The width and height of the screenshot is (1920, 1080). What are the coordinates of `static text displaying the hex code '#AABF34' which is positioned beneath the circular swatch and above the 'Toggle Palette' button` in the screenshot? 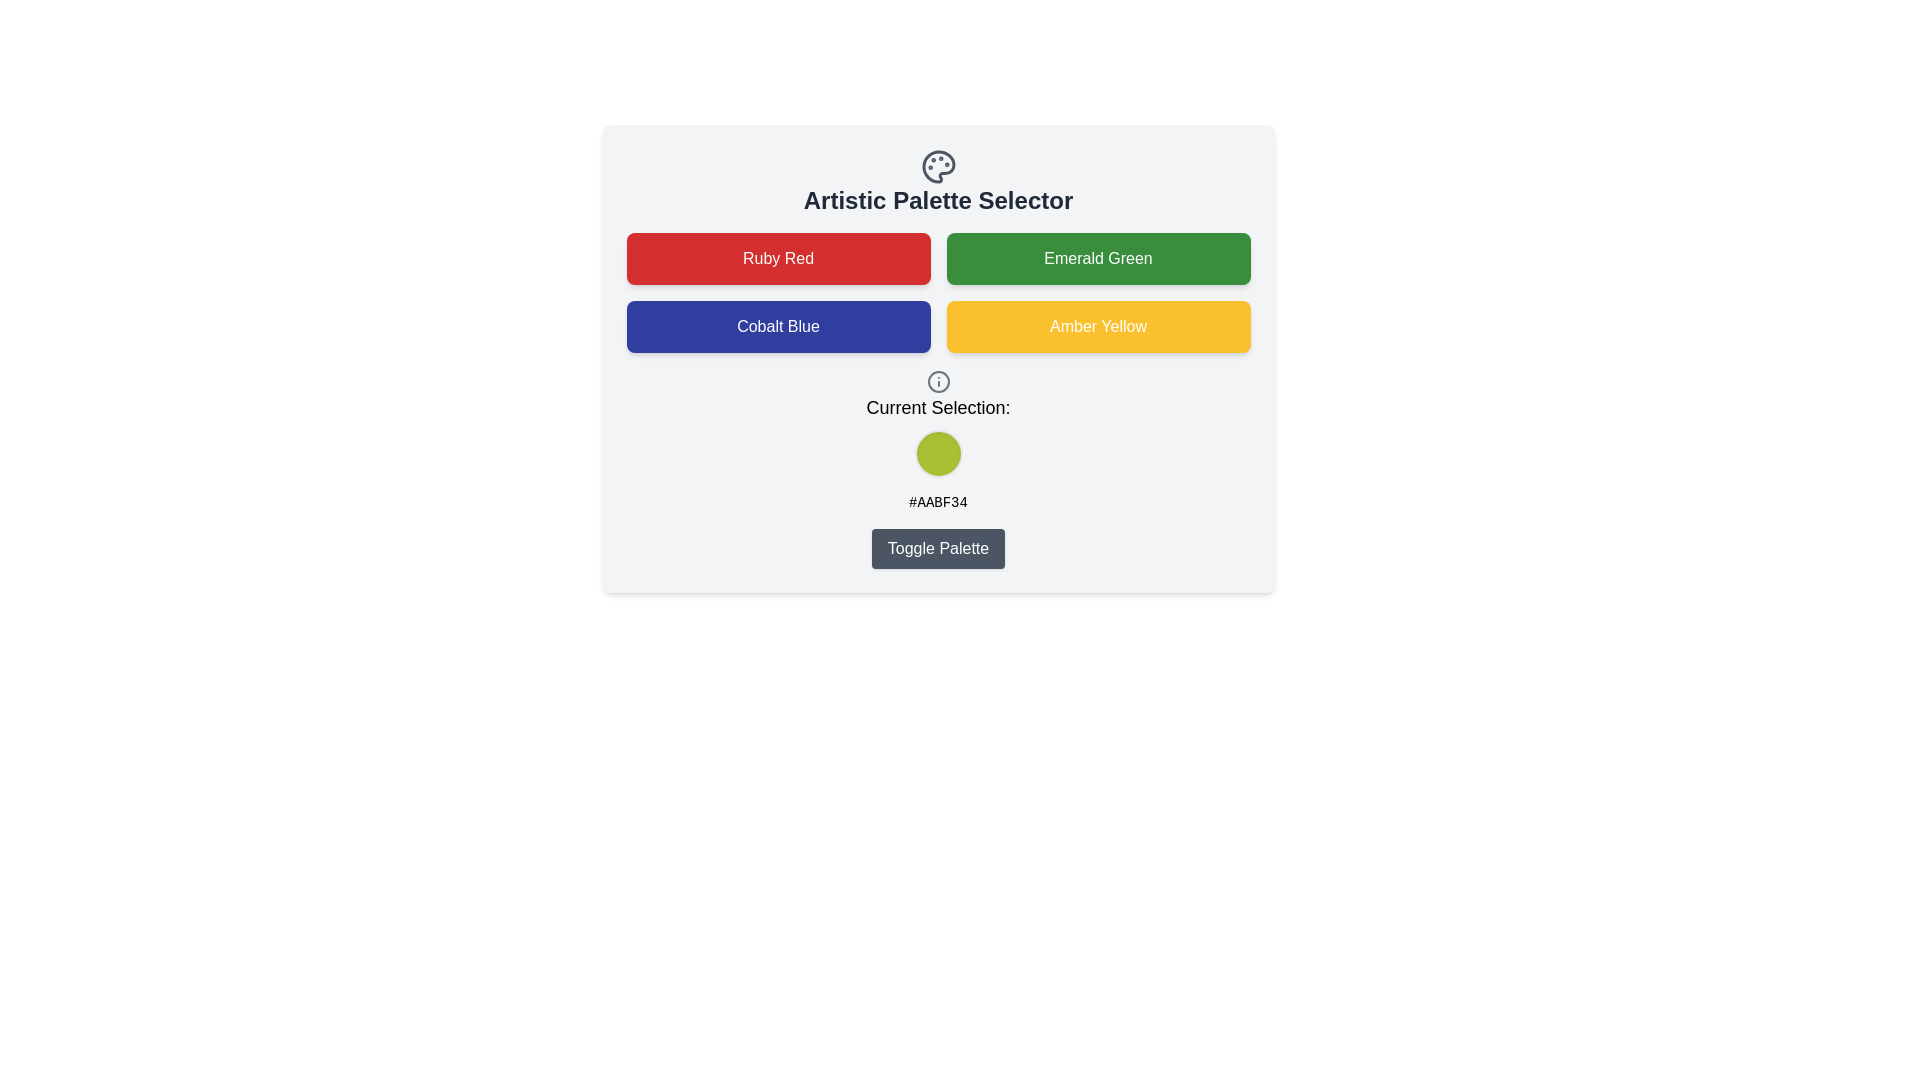 It's located at (937, 501).